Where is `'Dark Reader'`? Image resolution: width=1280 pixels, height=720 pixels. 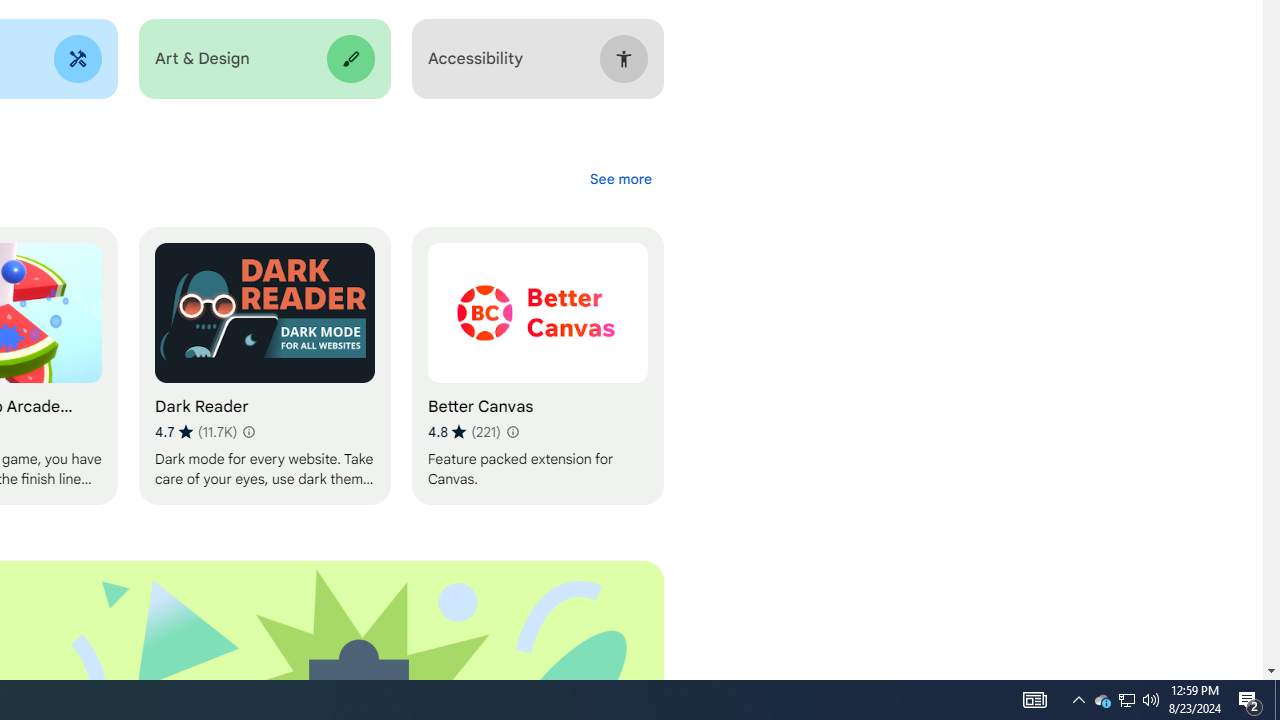
'Dark Reader' is located at coordinates (263, 366).